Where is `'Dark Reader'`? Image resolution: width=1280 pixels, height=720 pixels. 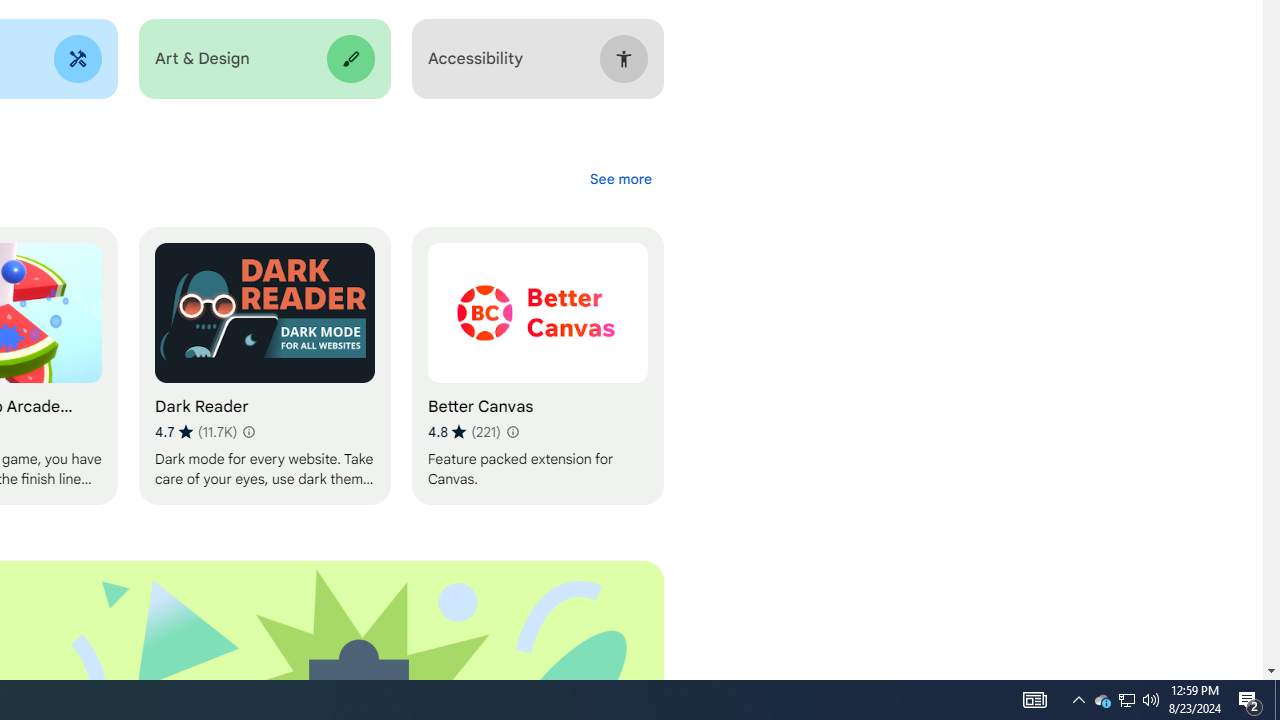
'Dark Reader' is located at coordinates (263, 366).